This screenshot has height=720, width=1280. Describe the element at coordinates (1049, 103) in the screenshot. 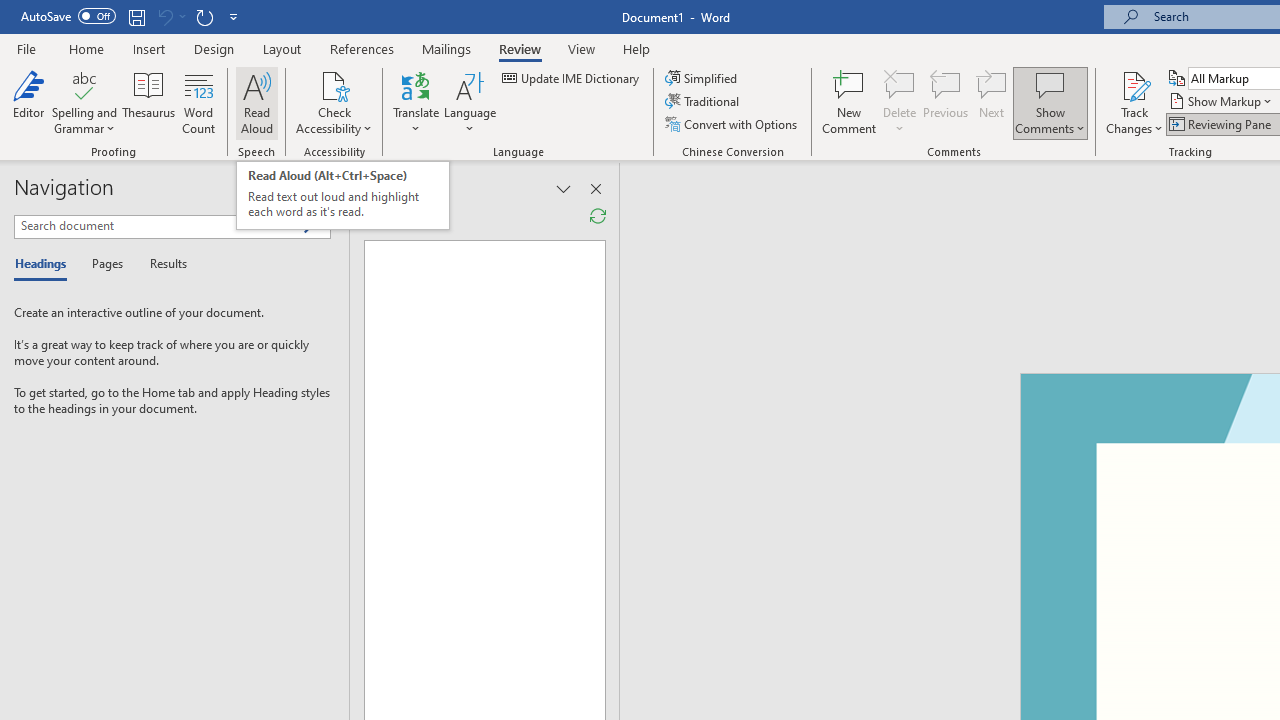

I see `'Show Comments'` at that location.